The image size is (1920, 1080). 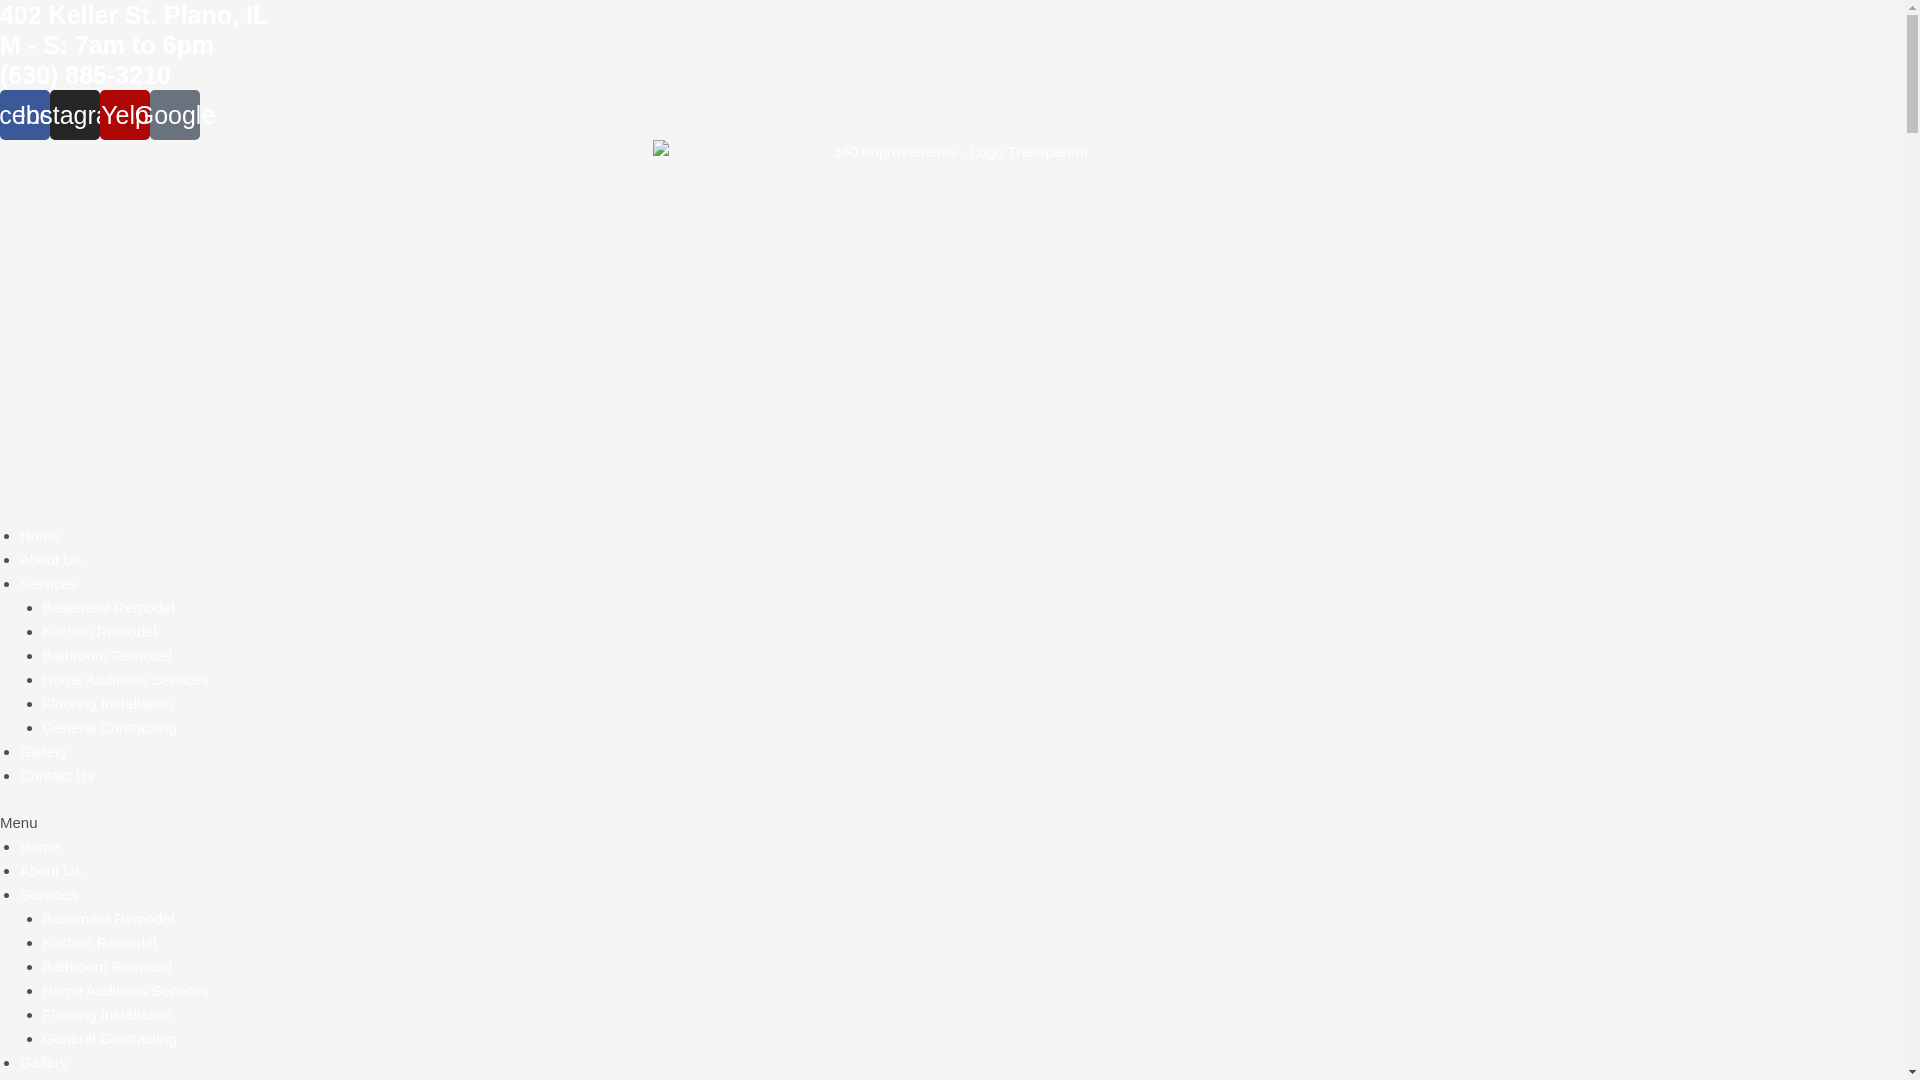 I want to click on 'Kitchen Remodel', so click(x=98, y=631).